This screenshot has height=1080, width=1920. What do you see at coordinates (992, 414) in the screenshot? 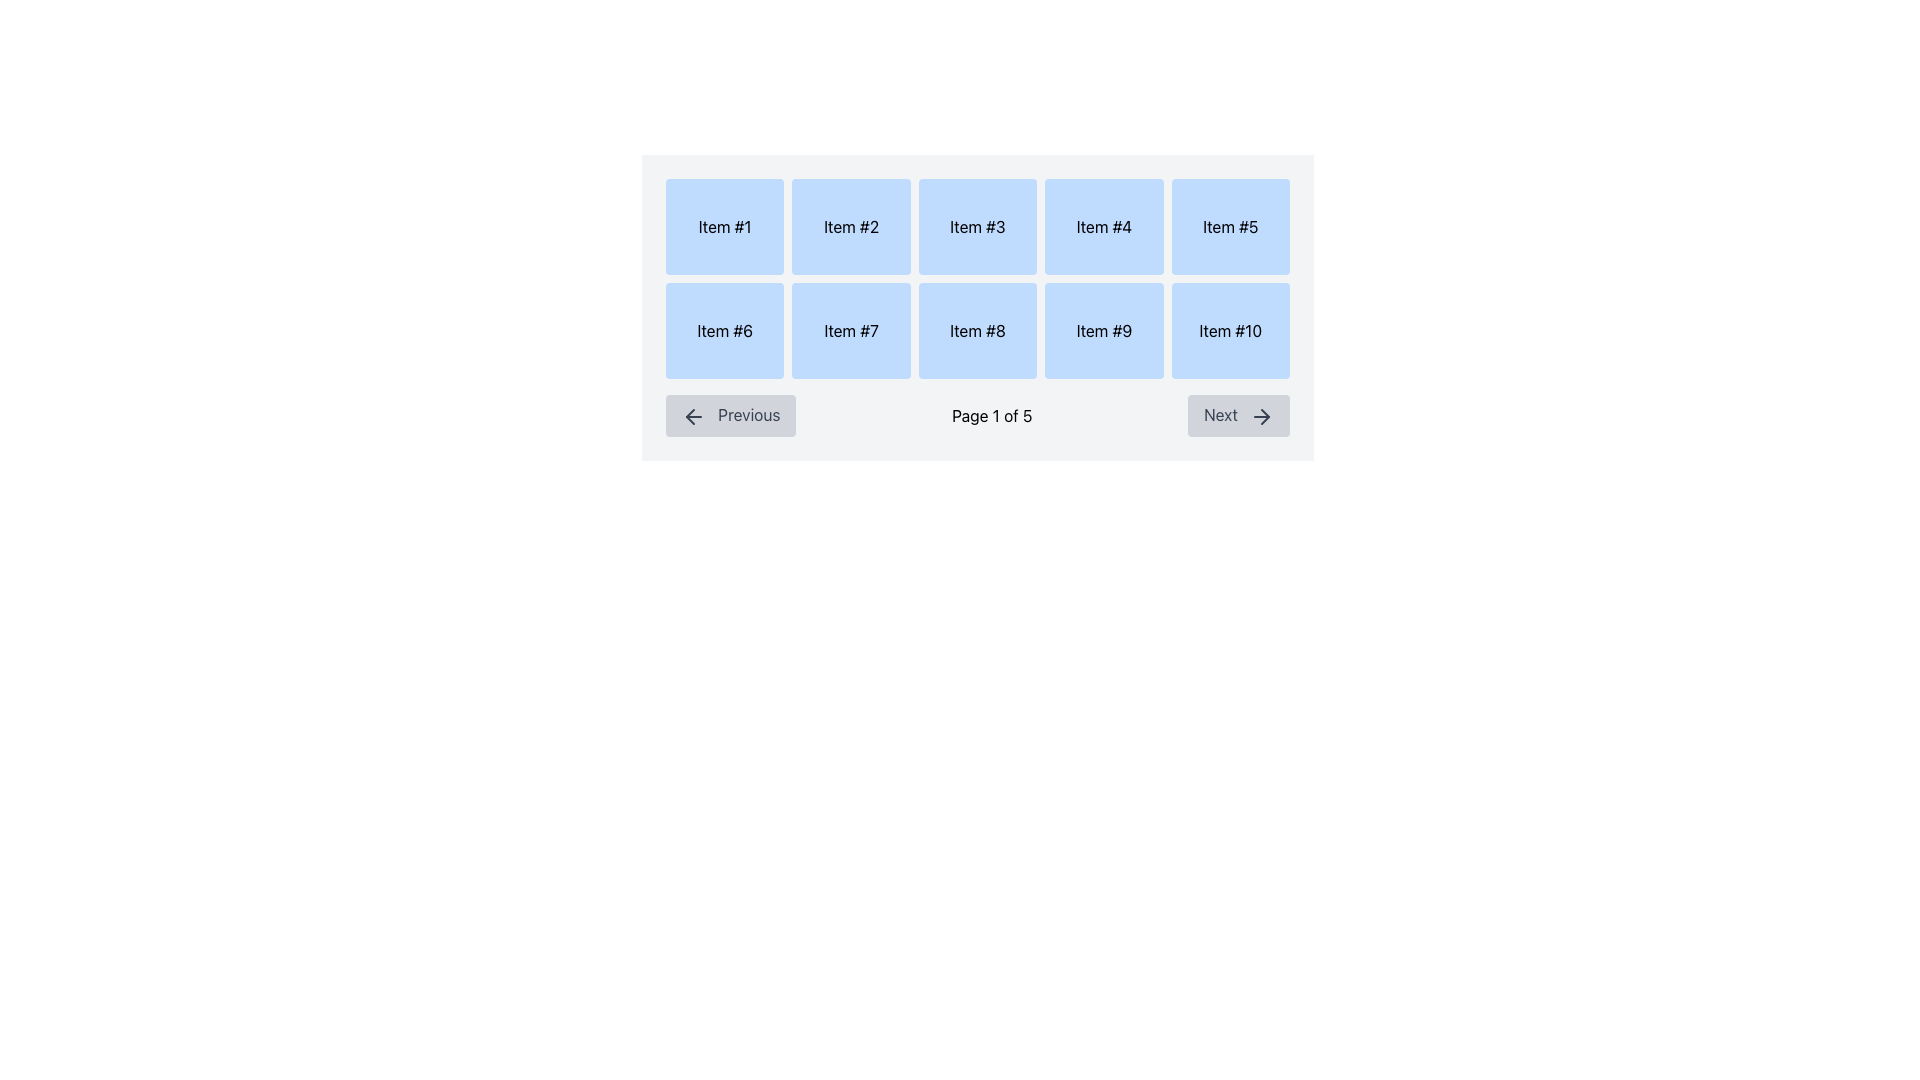
I see `the text label displaying 'Page 1 of 5', which is located at the bottom center of the component between the 'Previous' and 'Next' buttons` at bounding box center [992, 414].